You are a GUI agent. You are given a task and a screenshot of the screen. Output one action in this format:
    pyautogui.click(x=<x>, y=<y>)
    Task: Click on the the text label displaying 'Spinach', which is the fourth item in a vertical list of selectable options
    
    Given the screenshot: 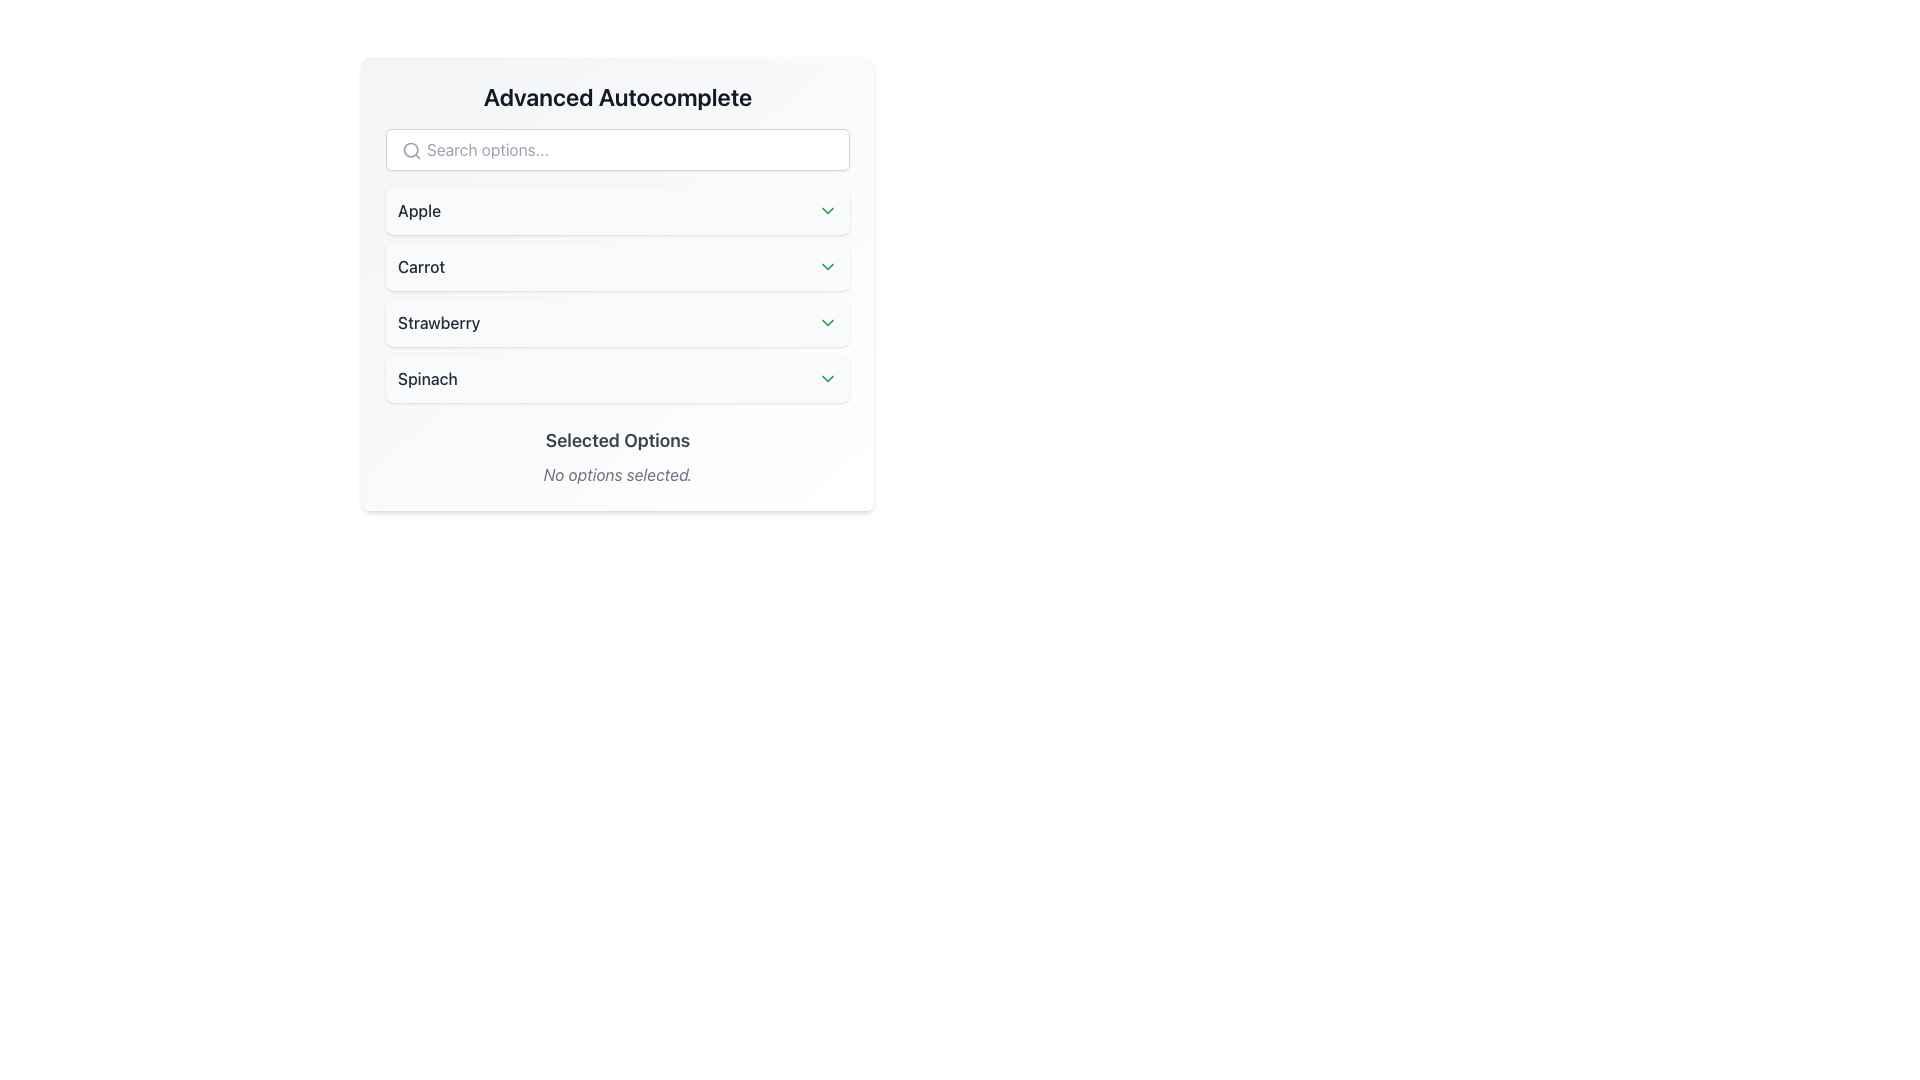 What is the action you would take?
    pyautogui.click(x=426, y=378)
    